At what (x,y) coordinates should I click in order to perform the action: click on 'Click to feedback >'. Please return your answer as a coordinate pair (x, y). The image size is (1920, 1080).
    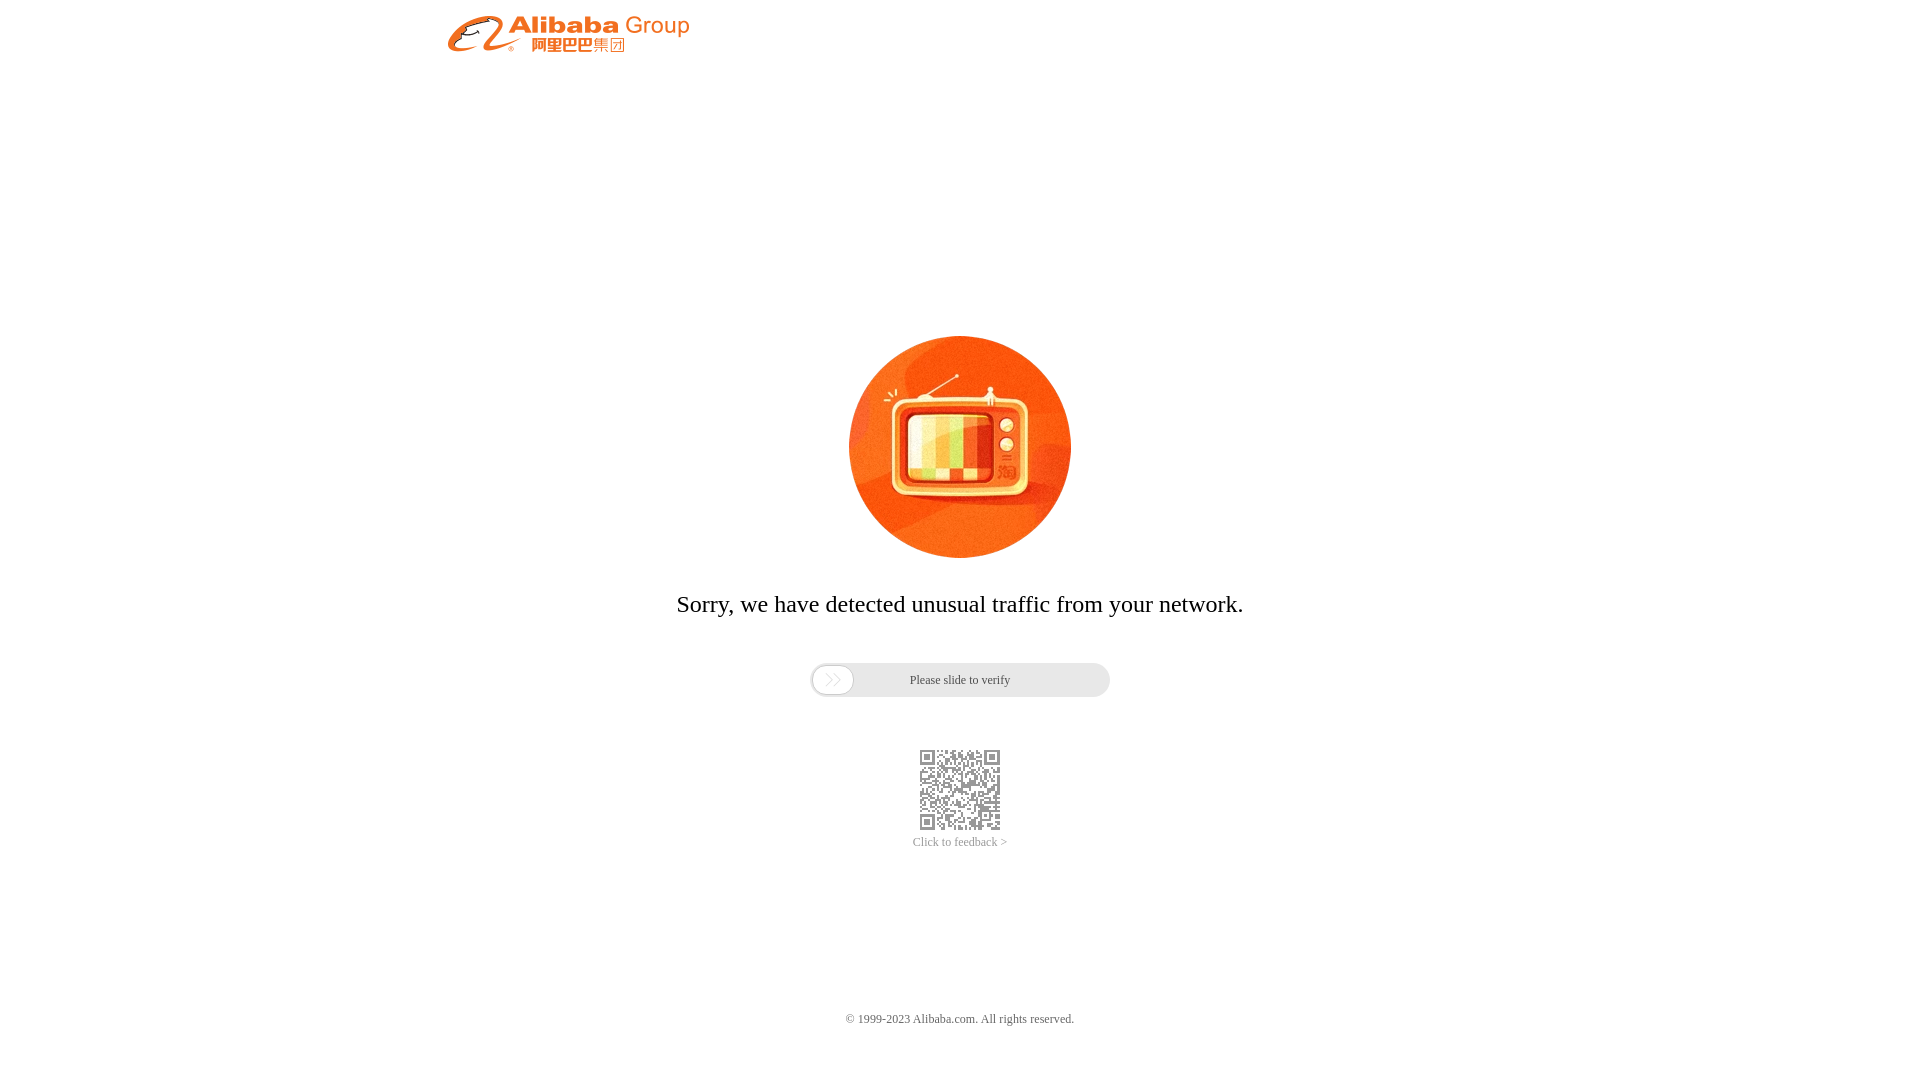
    Looking at the image, I should click on (960, 842).